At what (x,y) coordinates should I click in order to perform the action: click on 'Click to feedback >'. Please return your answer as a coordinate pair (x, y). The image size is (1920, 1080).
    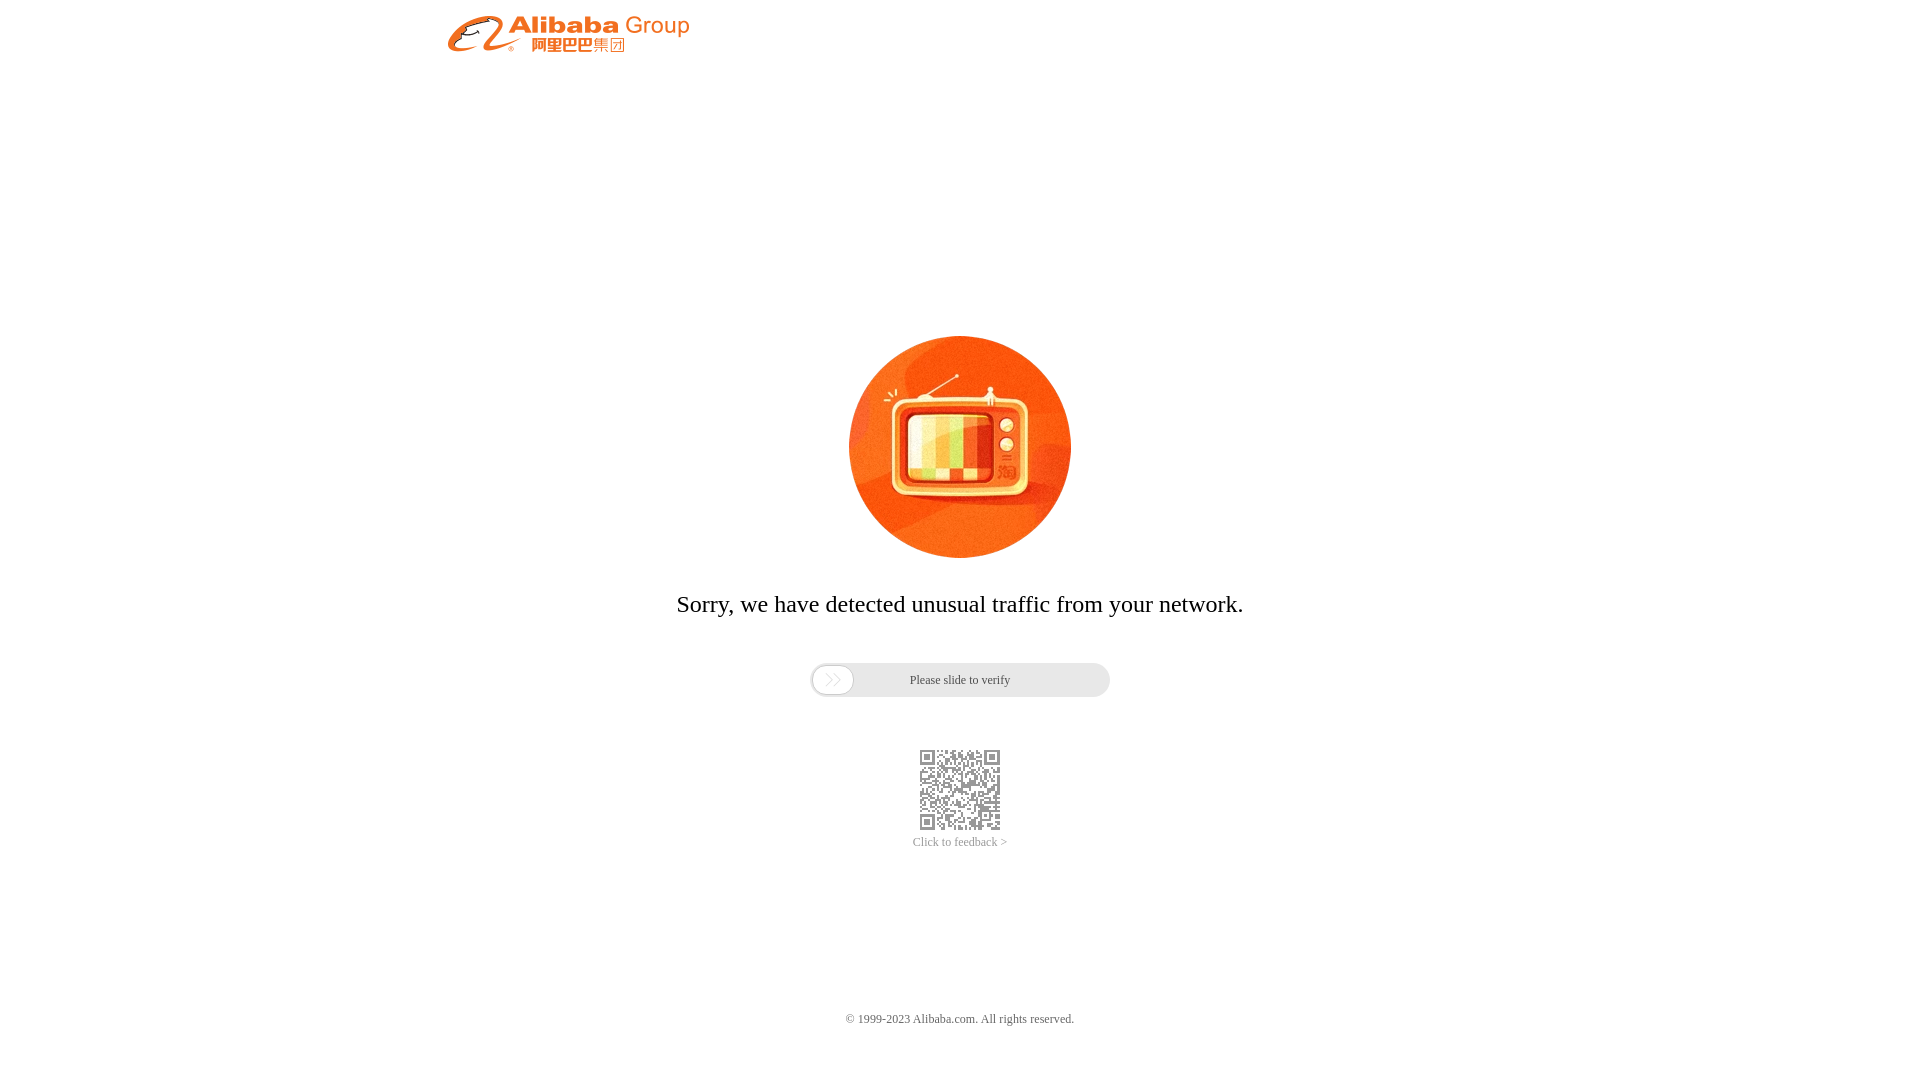
    Looking at the image, I should click on (960, 842).